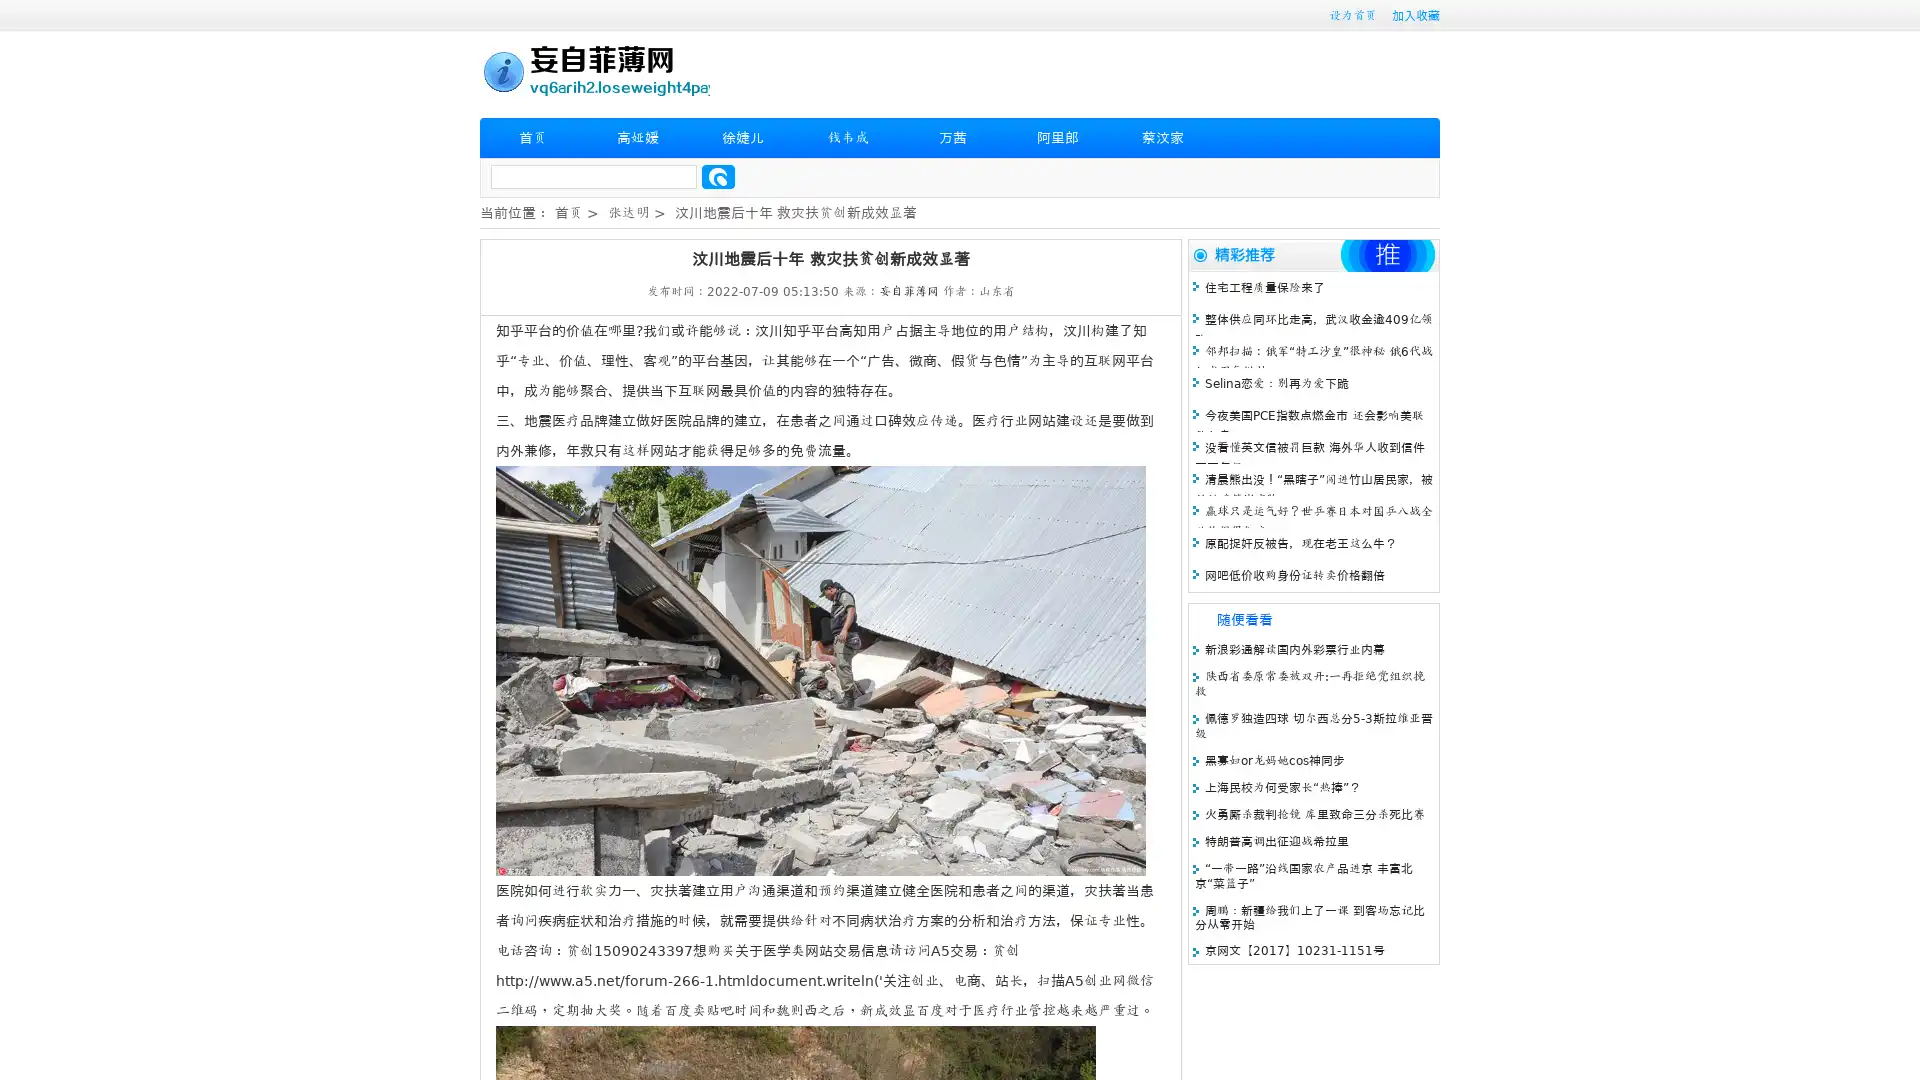 The height and width of the screenshot is (1080, 1920). What do you see at coordinates (718, 176) in the screenshot?
I see `Search` at bounding box center [718, 176].